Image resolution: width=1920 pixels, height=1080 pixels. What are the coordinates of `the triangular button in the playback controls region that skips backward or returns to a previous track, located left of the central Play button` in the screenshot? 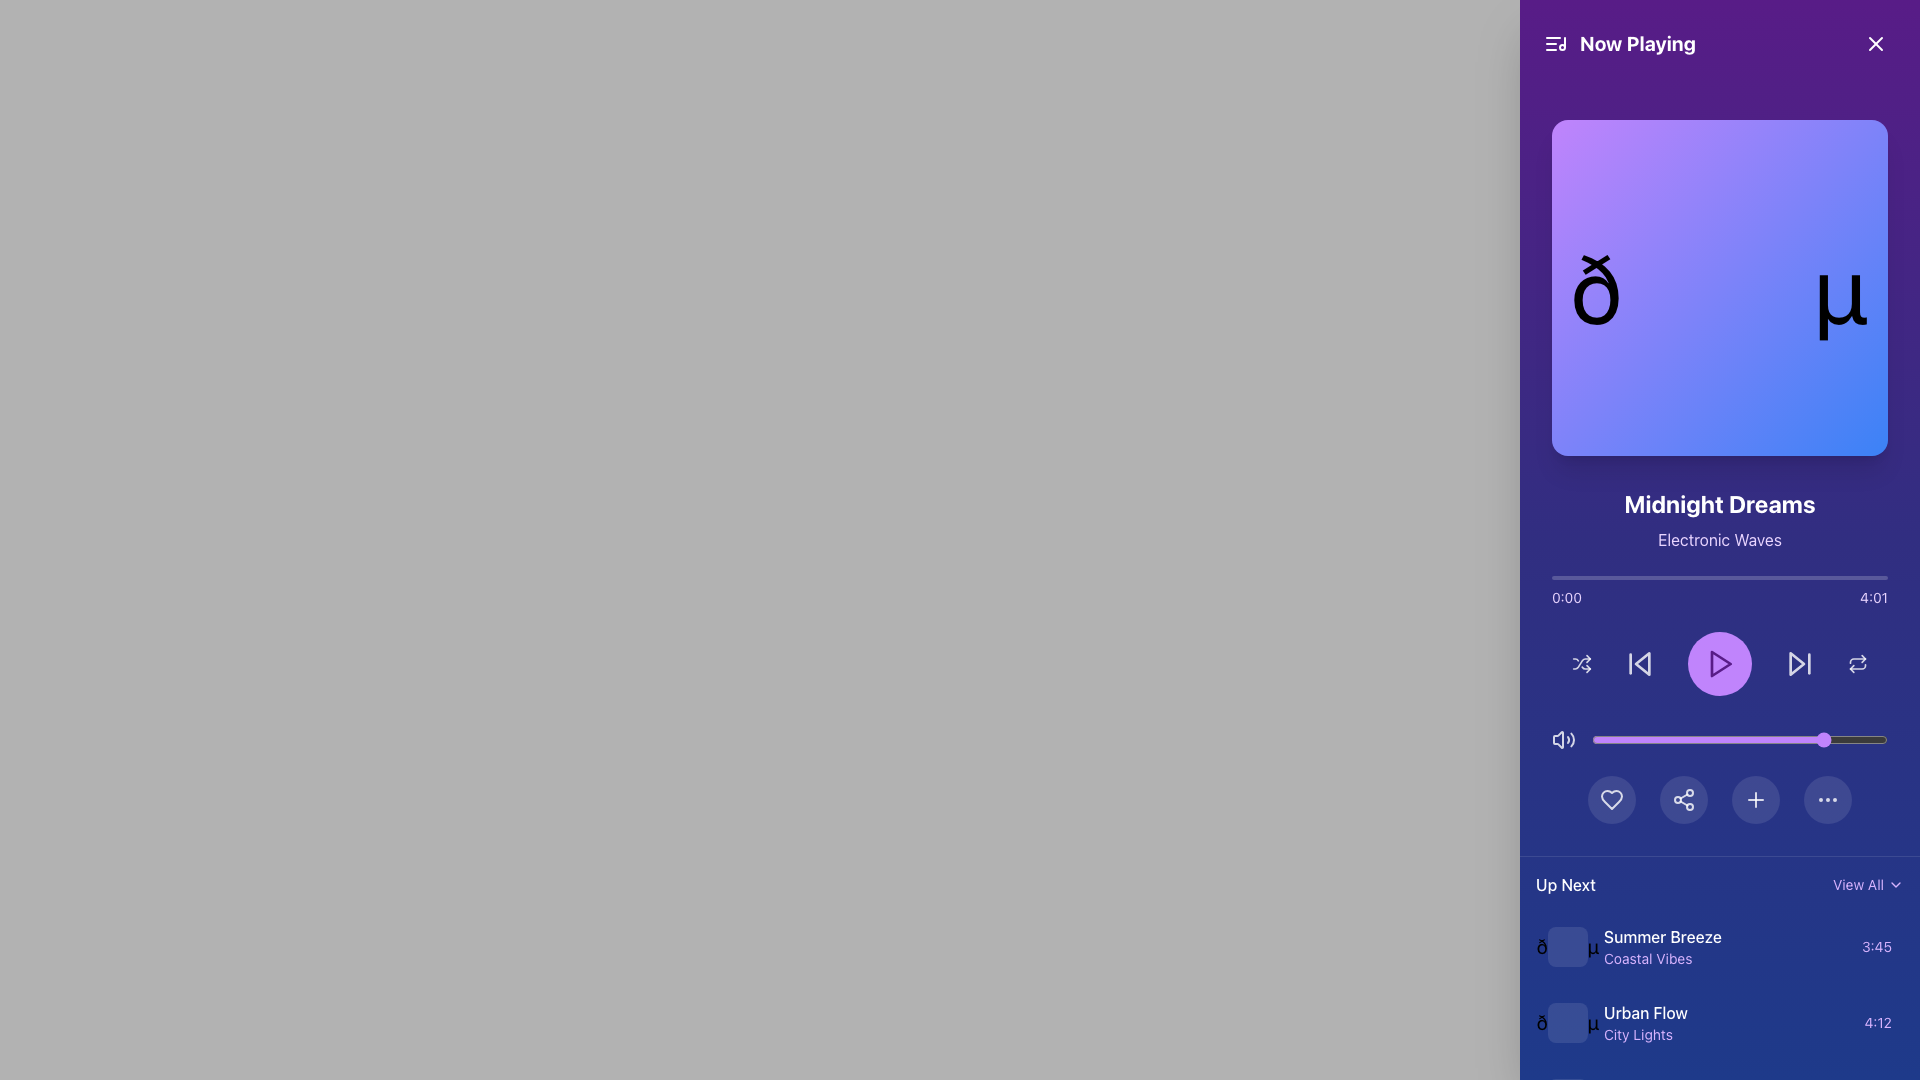 It's located at (1642, 663).